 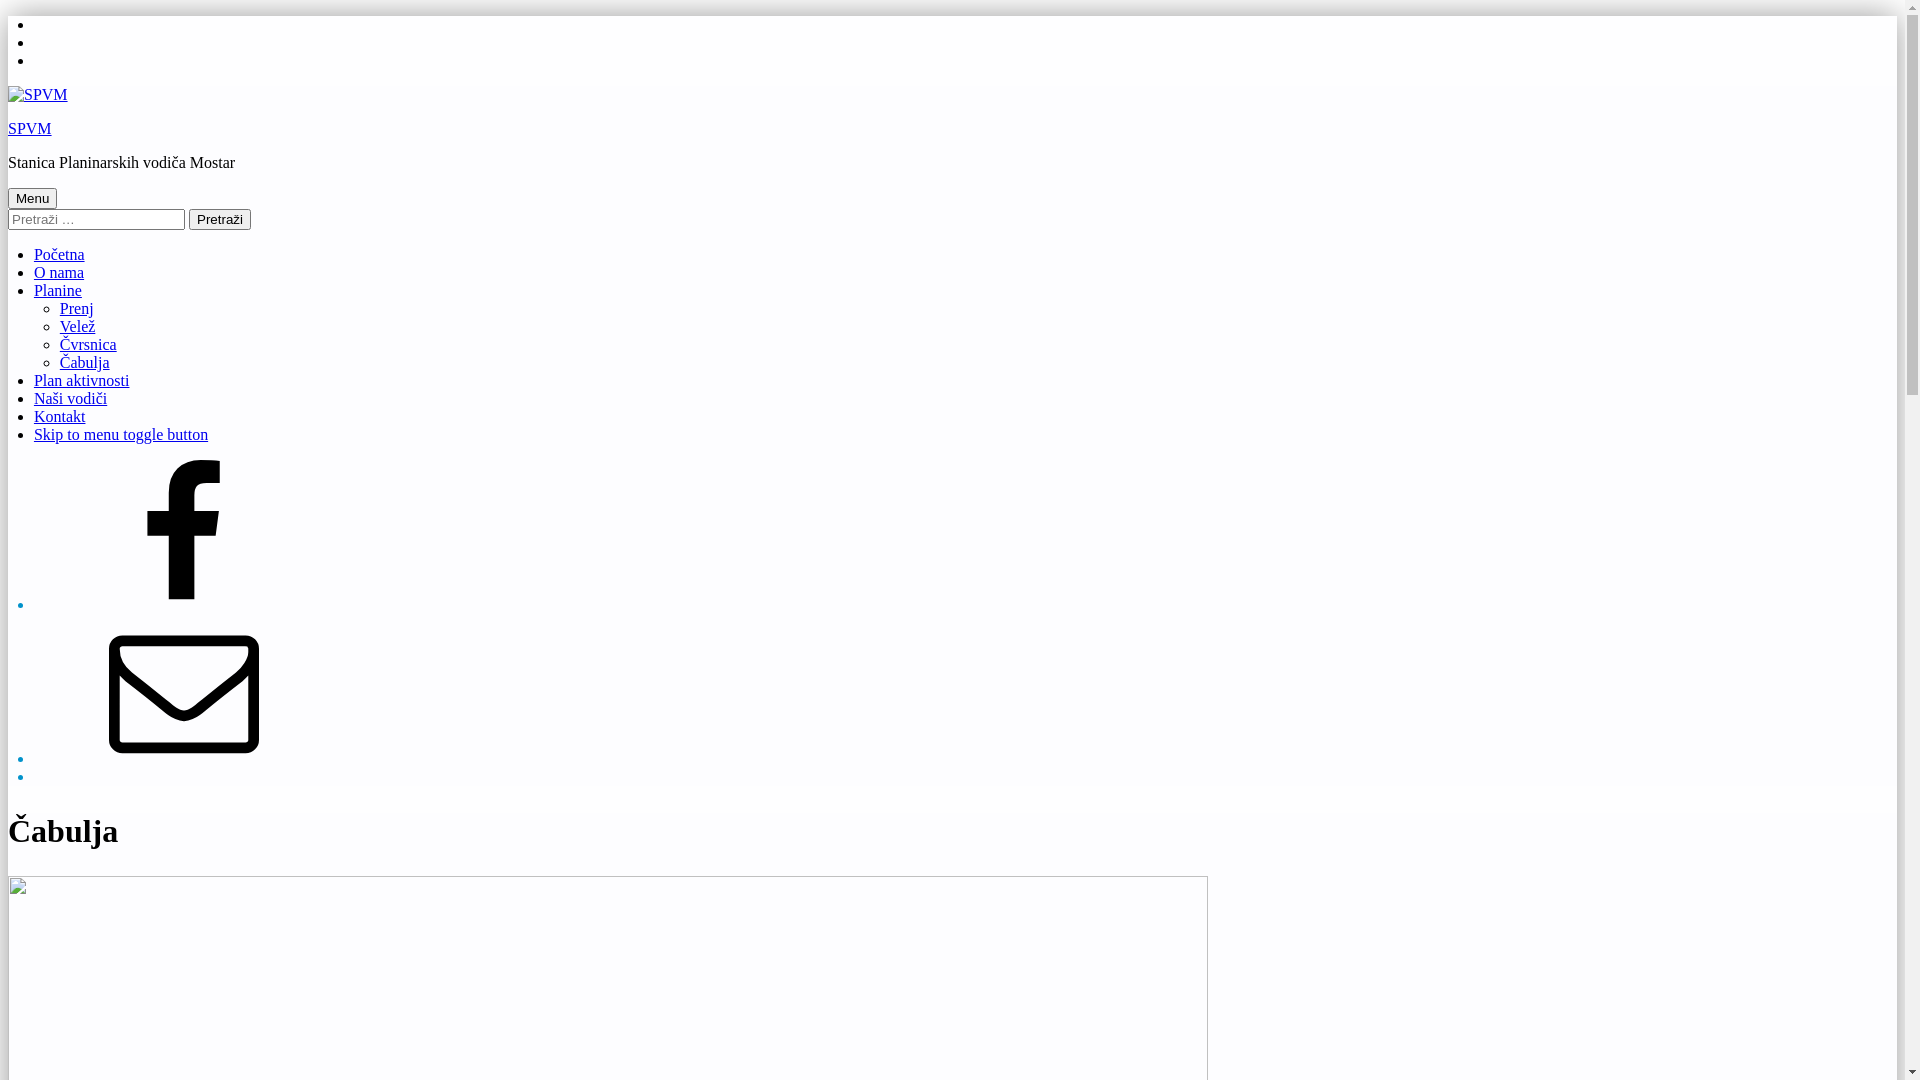 What do you see at coordinates (76, 308) in the screenshot?
I see `'Prenj'` at bounding box center [76, 308].